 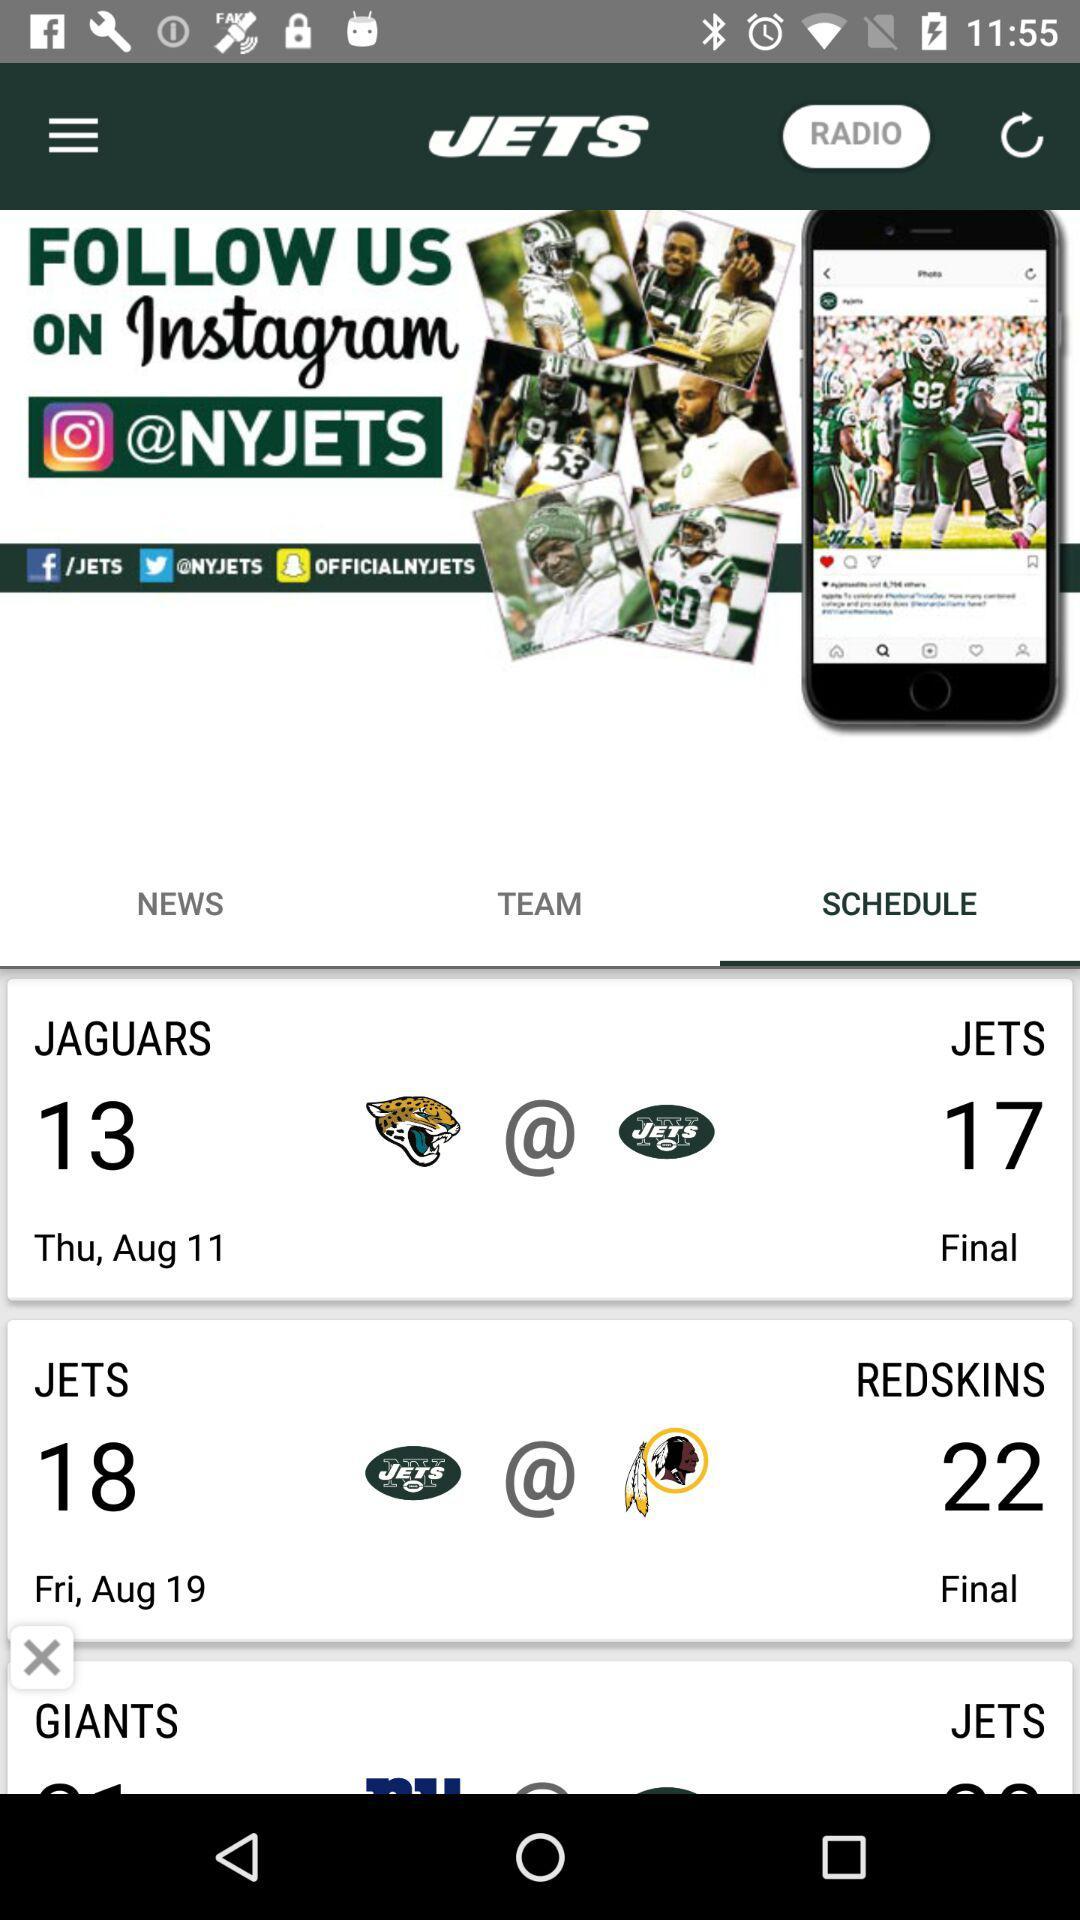 I want to click on the icon to the left of jets item, so click(x=42, y=1657).